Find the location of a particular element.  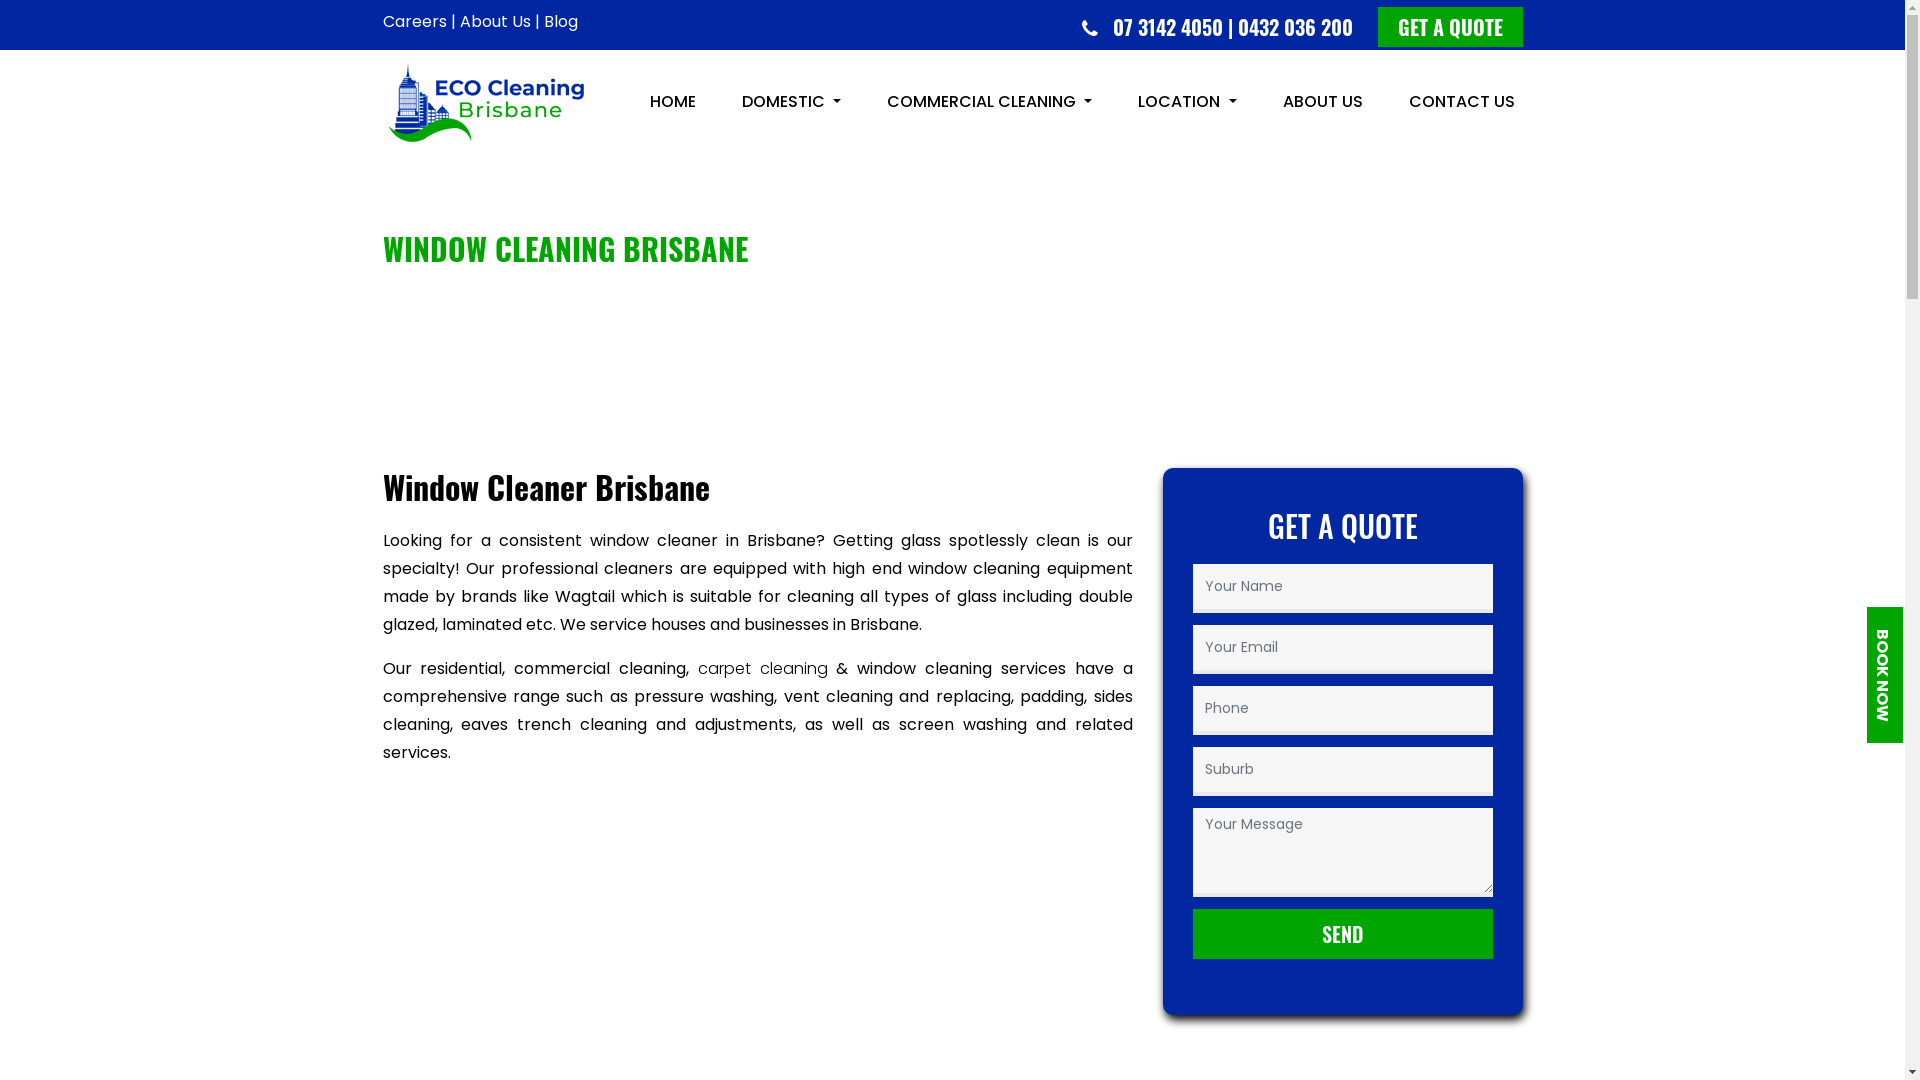

'CONTACT US' is located at coordinates (1460, 101).